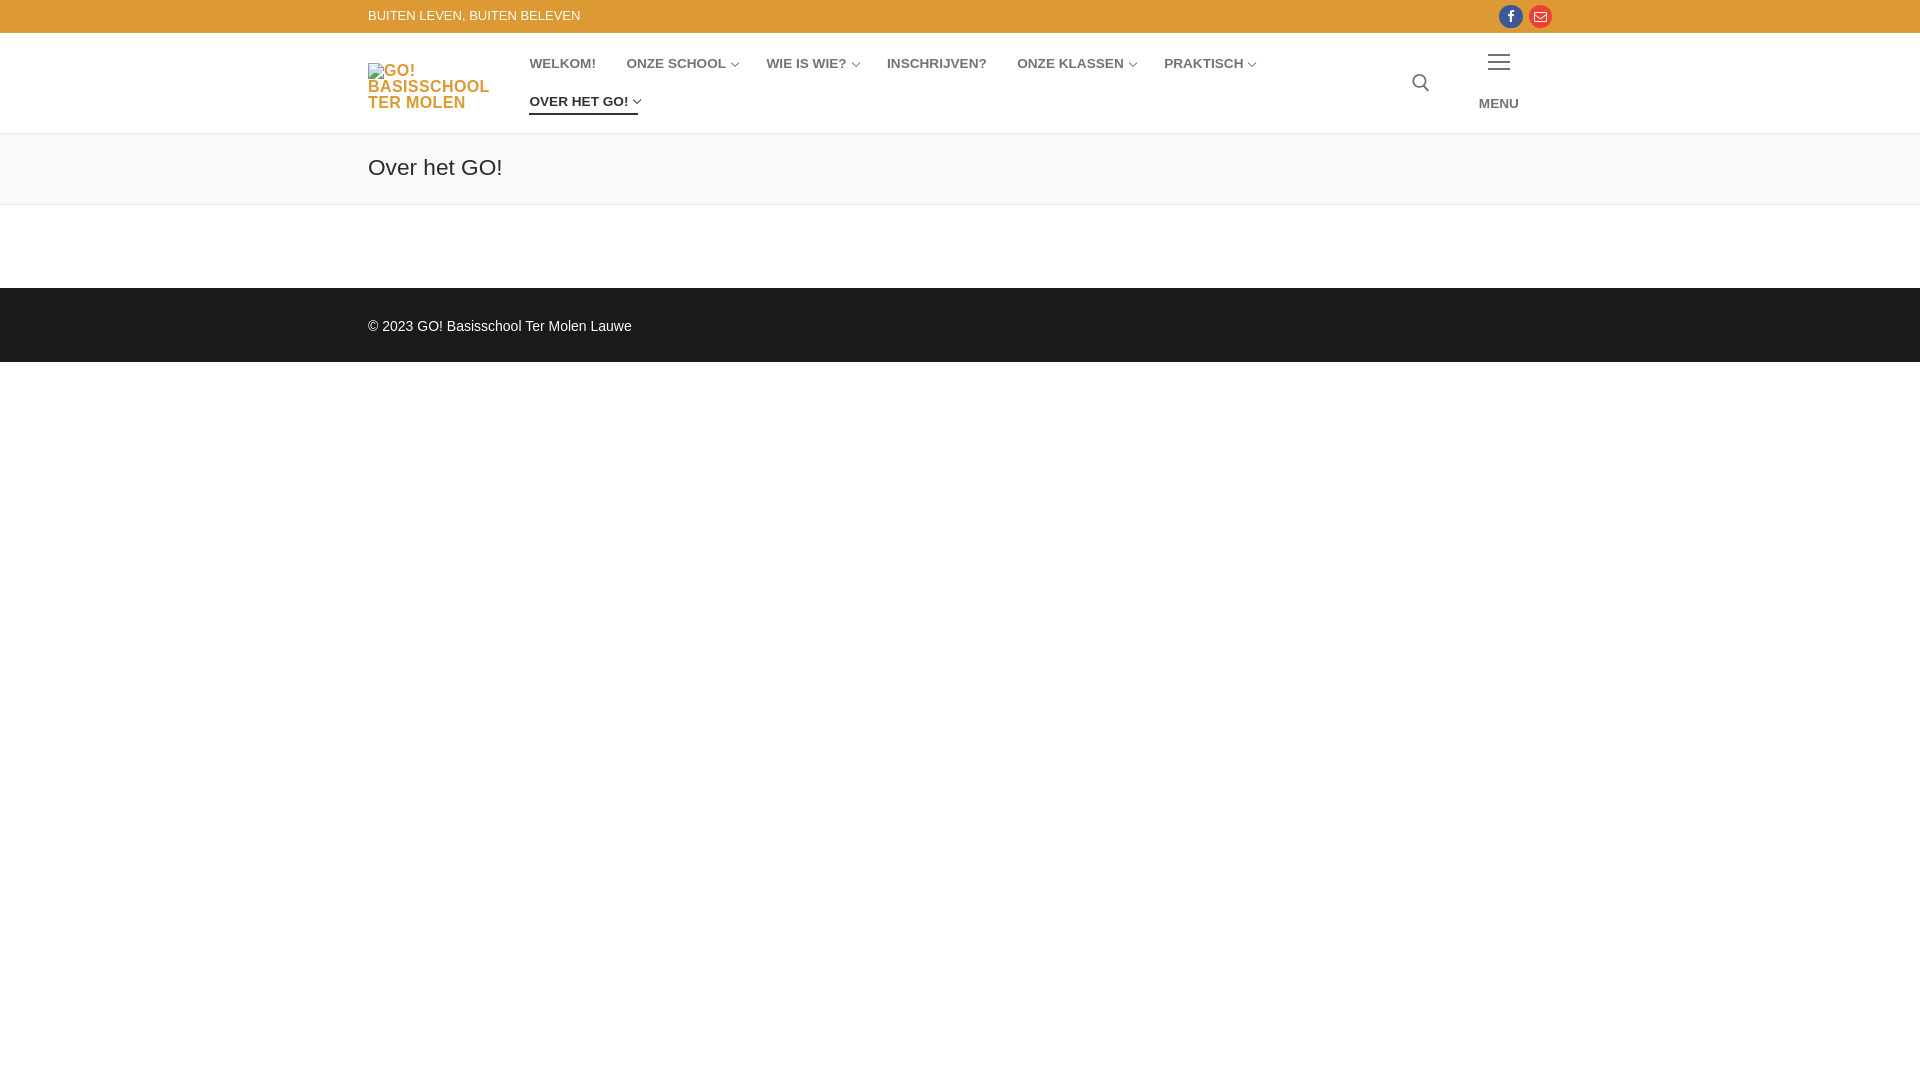 The image size is (1920, 1080). Describe the element at coordinates (1207, 63) in the screenshot. I see `'PRAKTISCH` at that location.